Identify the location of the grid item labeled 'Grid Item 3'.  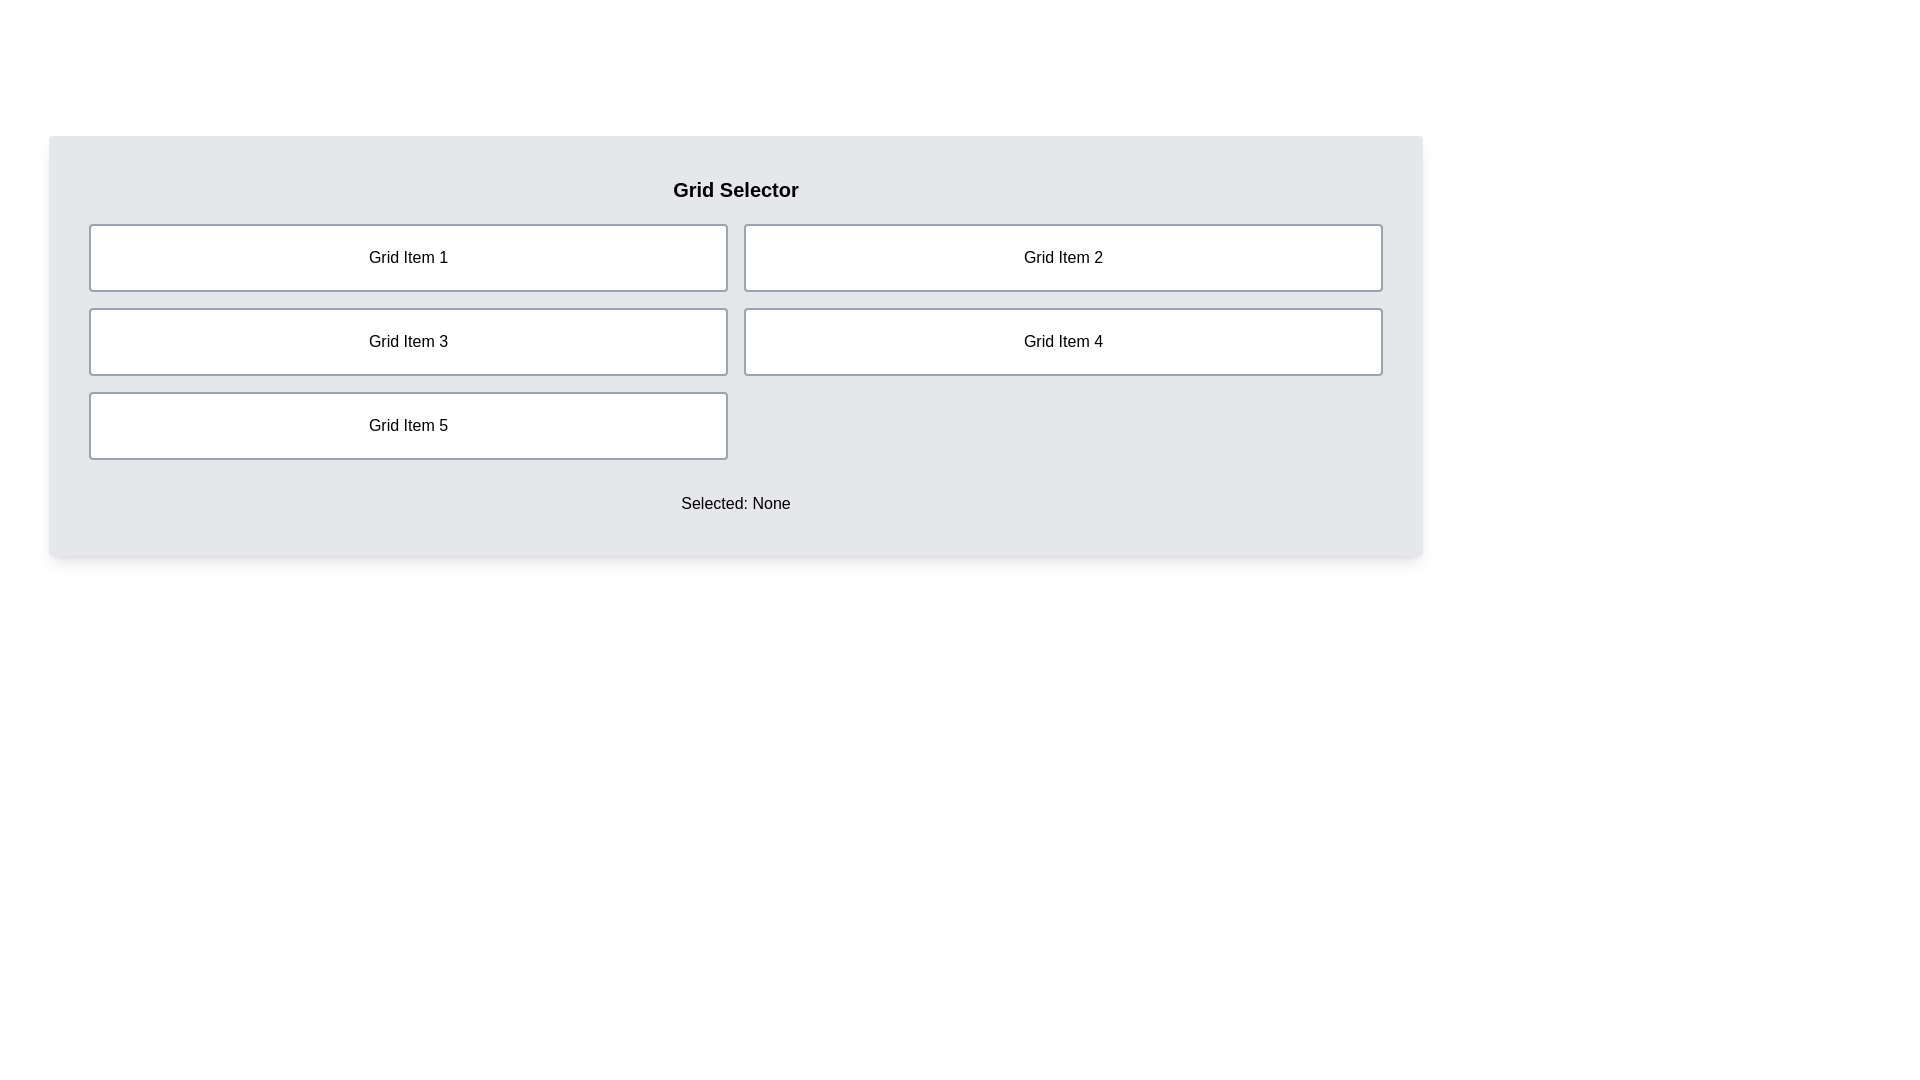
(407, 341).